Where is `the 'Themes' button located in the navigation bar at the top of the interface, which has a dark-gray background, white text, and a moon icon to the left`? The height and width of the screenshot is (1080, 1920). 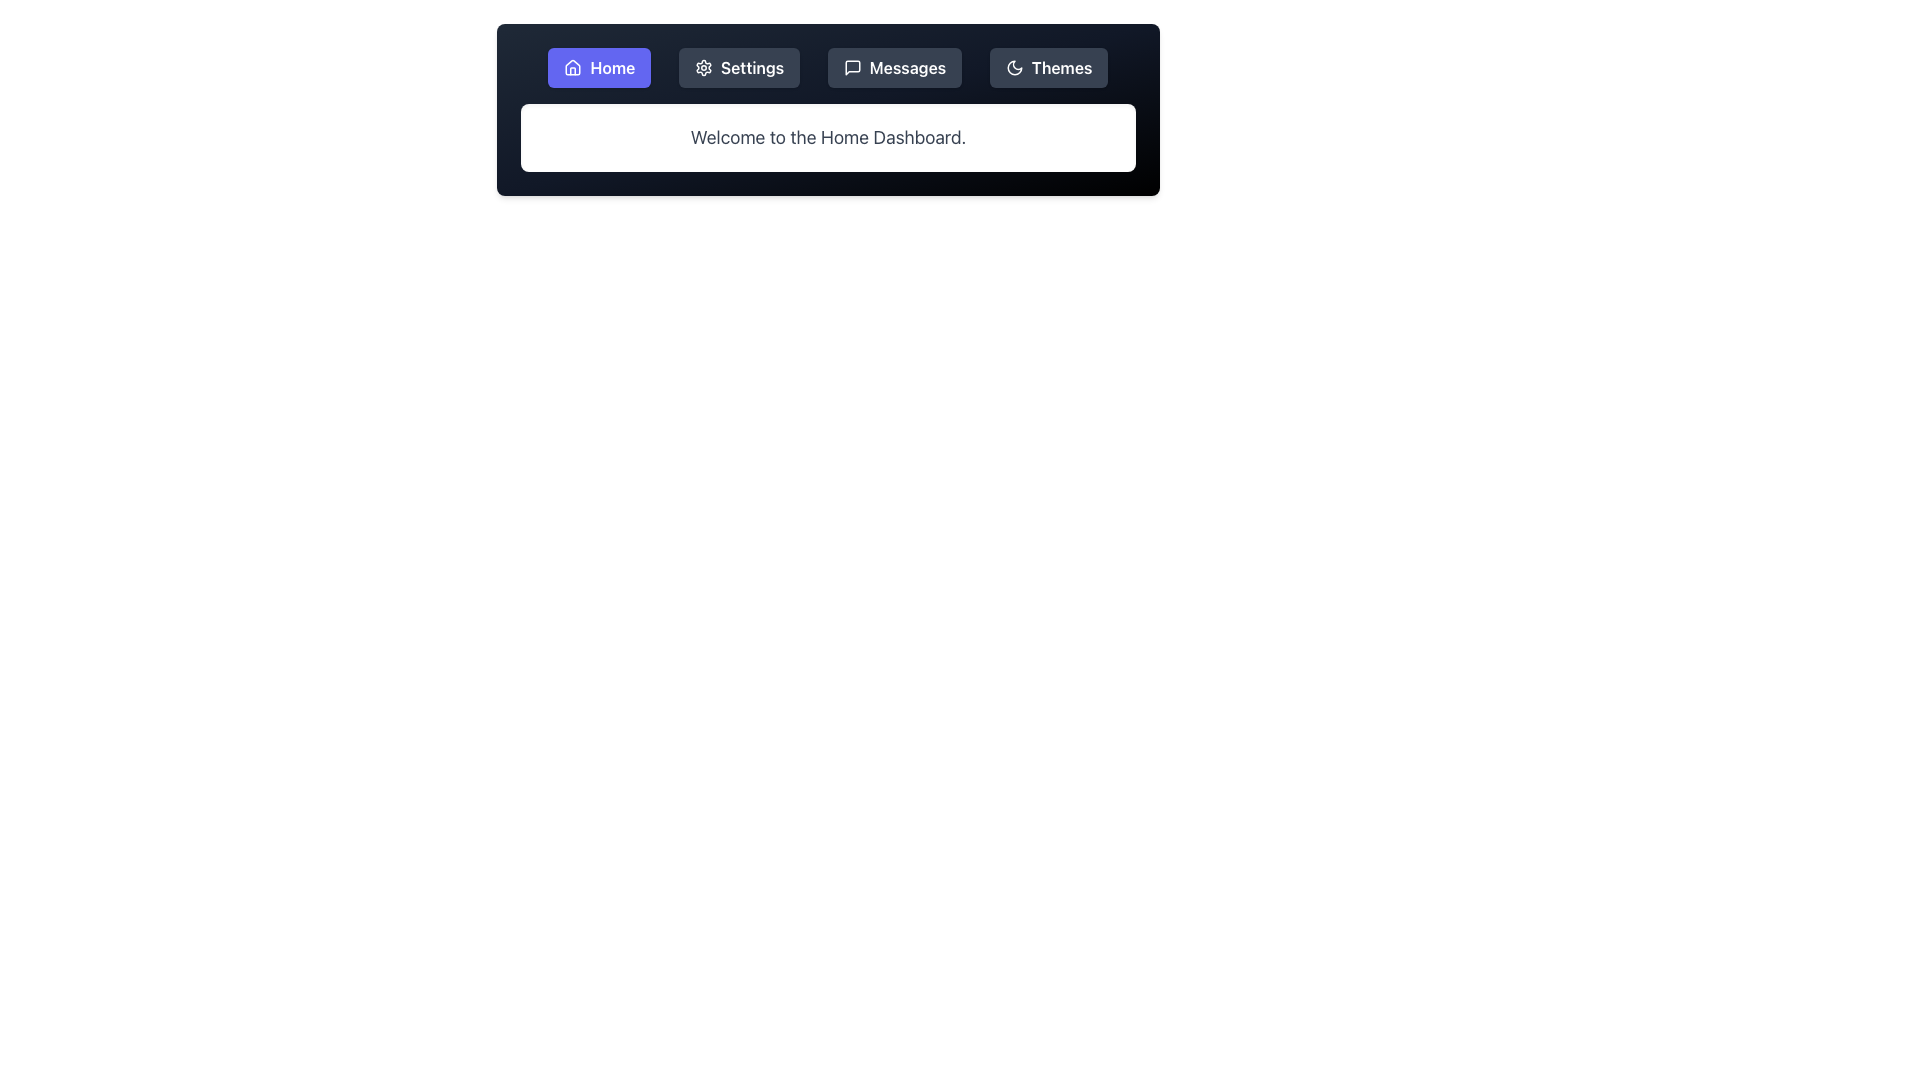
the 'Themes' button located in the navigation bar at the top of the interface, which has a dark-gray background, white text, and a moon icon to the left is located at coordinates (1048, 67).